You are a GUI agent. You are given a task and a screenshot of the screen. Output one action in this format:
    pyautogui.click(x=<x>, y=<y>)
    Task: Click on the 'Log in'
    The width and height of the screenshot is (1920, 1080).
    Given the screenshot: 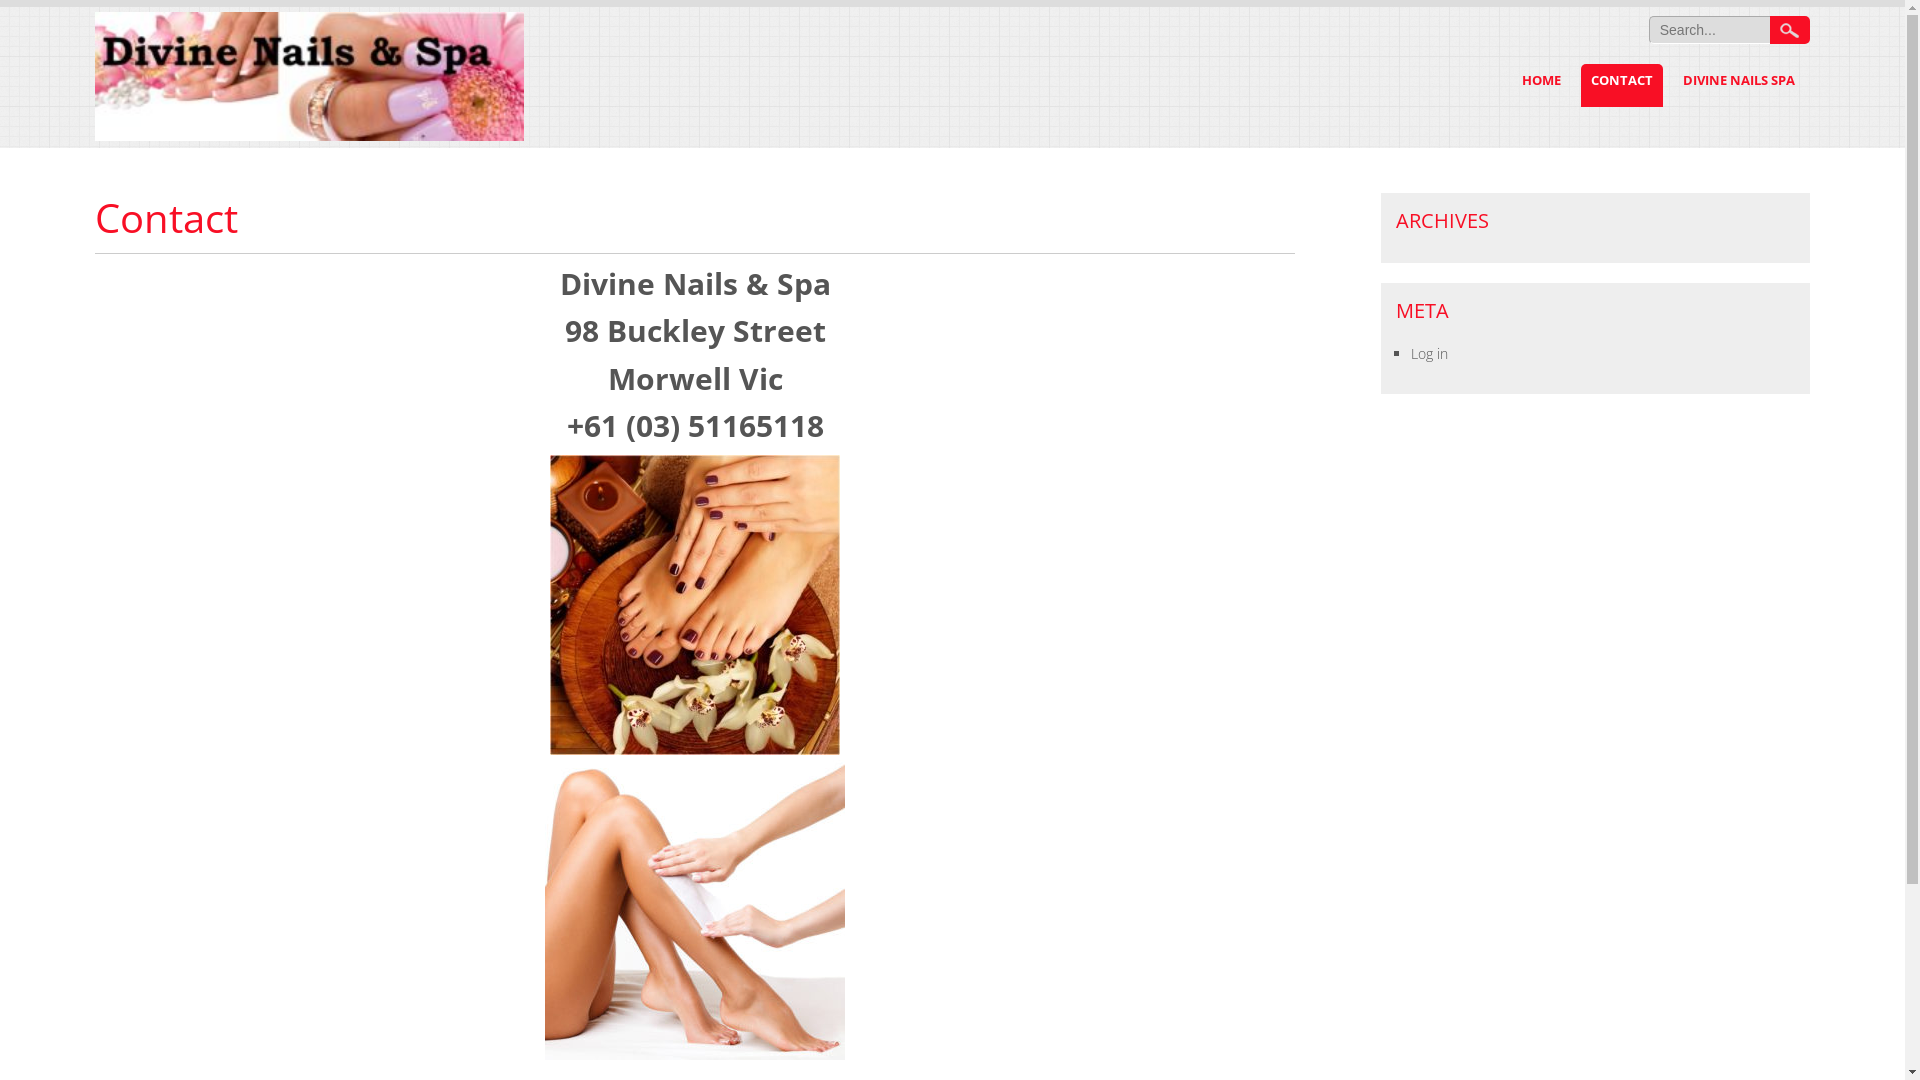 What is the action you would take?
    pyautogui.click(x=1428, y=352)
    